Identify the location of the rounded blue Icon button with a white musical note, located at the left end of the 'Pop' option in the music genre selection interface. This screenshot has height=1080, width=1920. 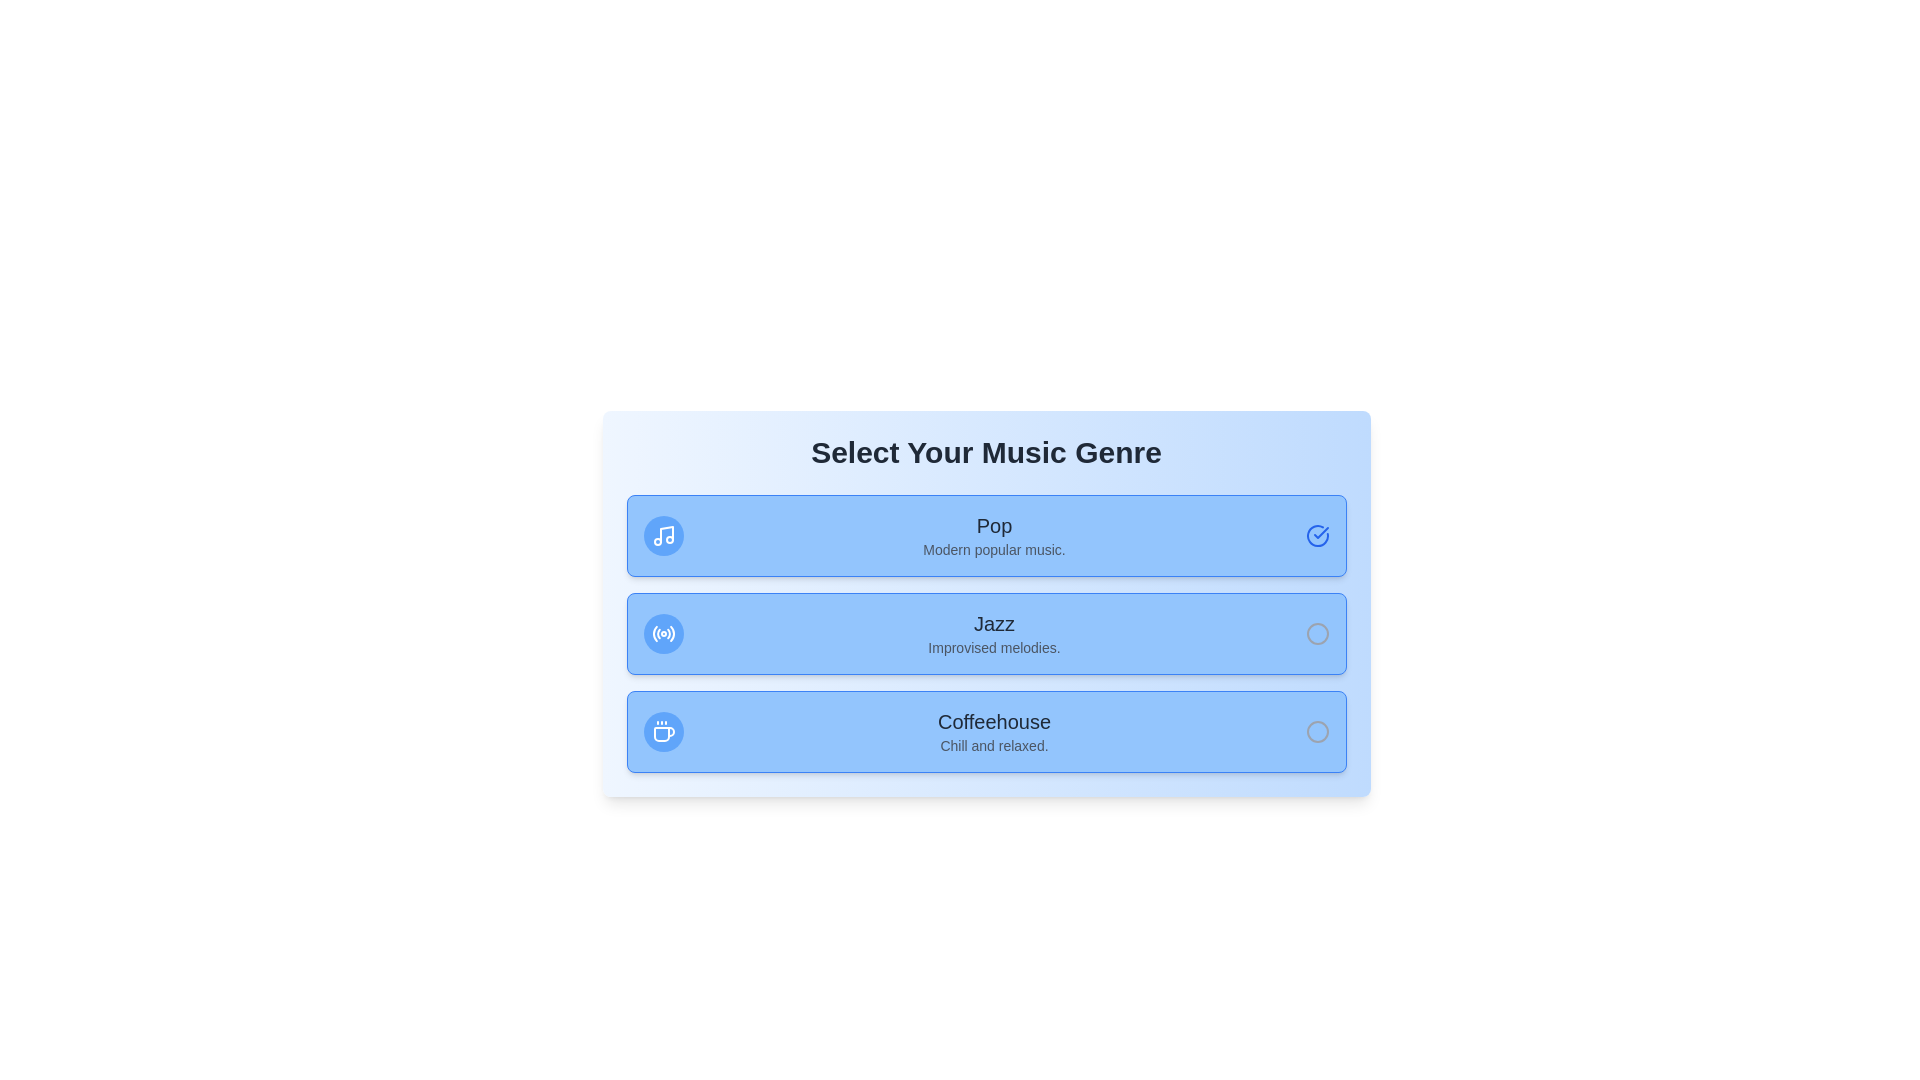
(663, 535).